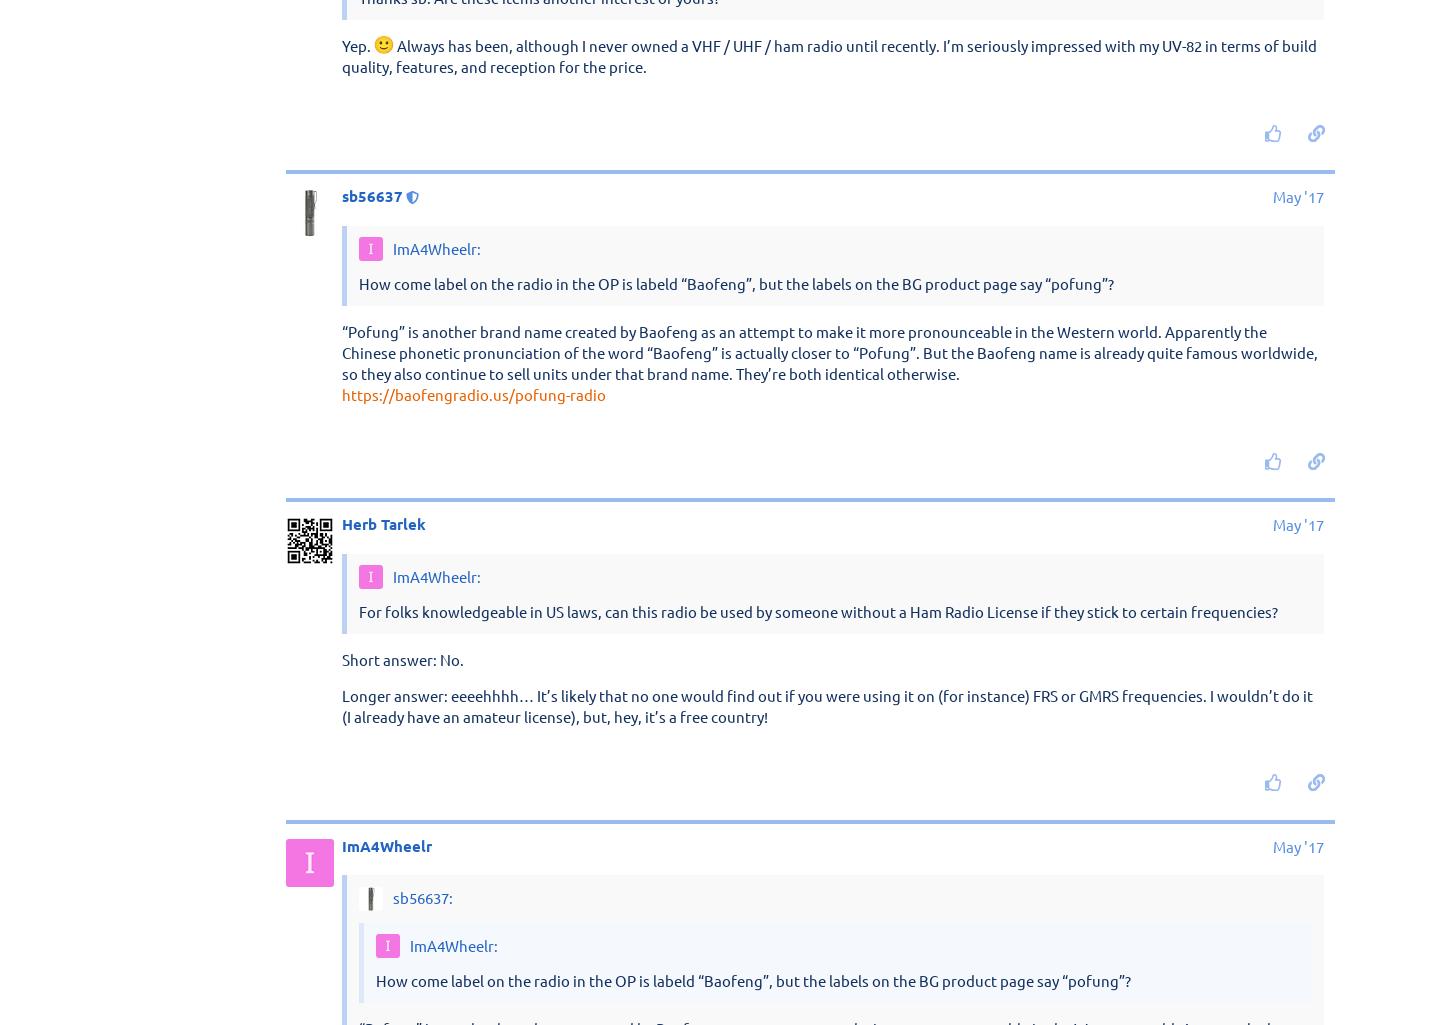 The height and width of the screenshot is (1025, 1450). I want to click on 'Thanks sb. Are these items another interest of yours?', so click(539, 576).